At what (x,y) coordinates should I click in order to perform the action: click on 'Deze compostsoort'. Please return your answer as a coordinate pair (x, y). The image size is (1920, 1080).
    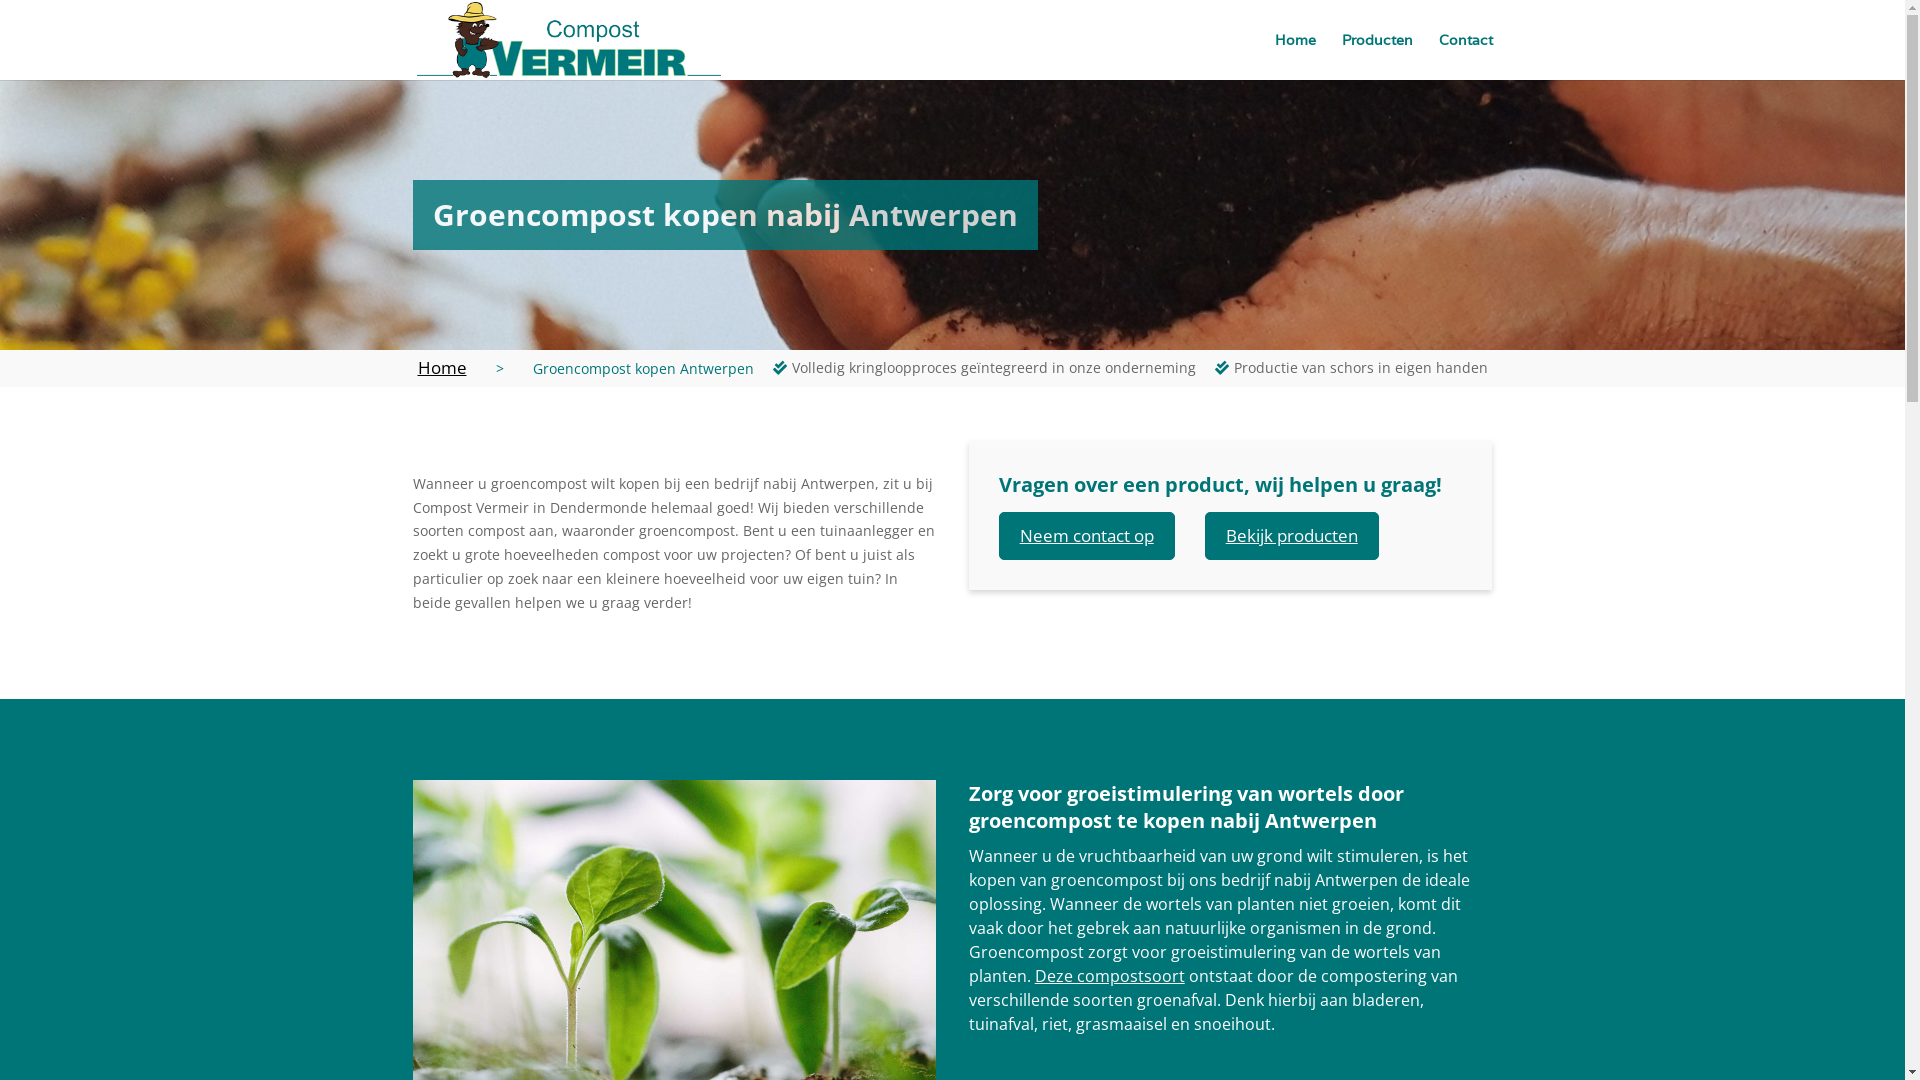
    Looking at the image, I should click on (1108, 974).